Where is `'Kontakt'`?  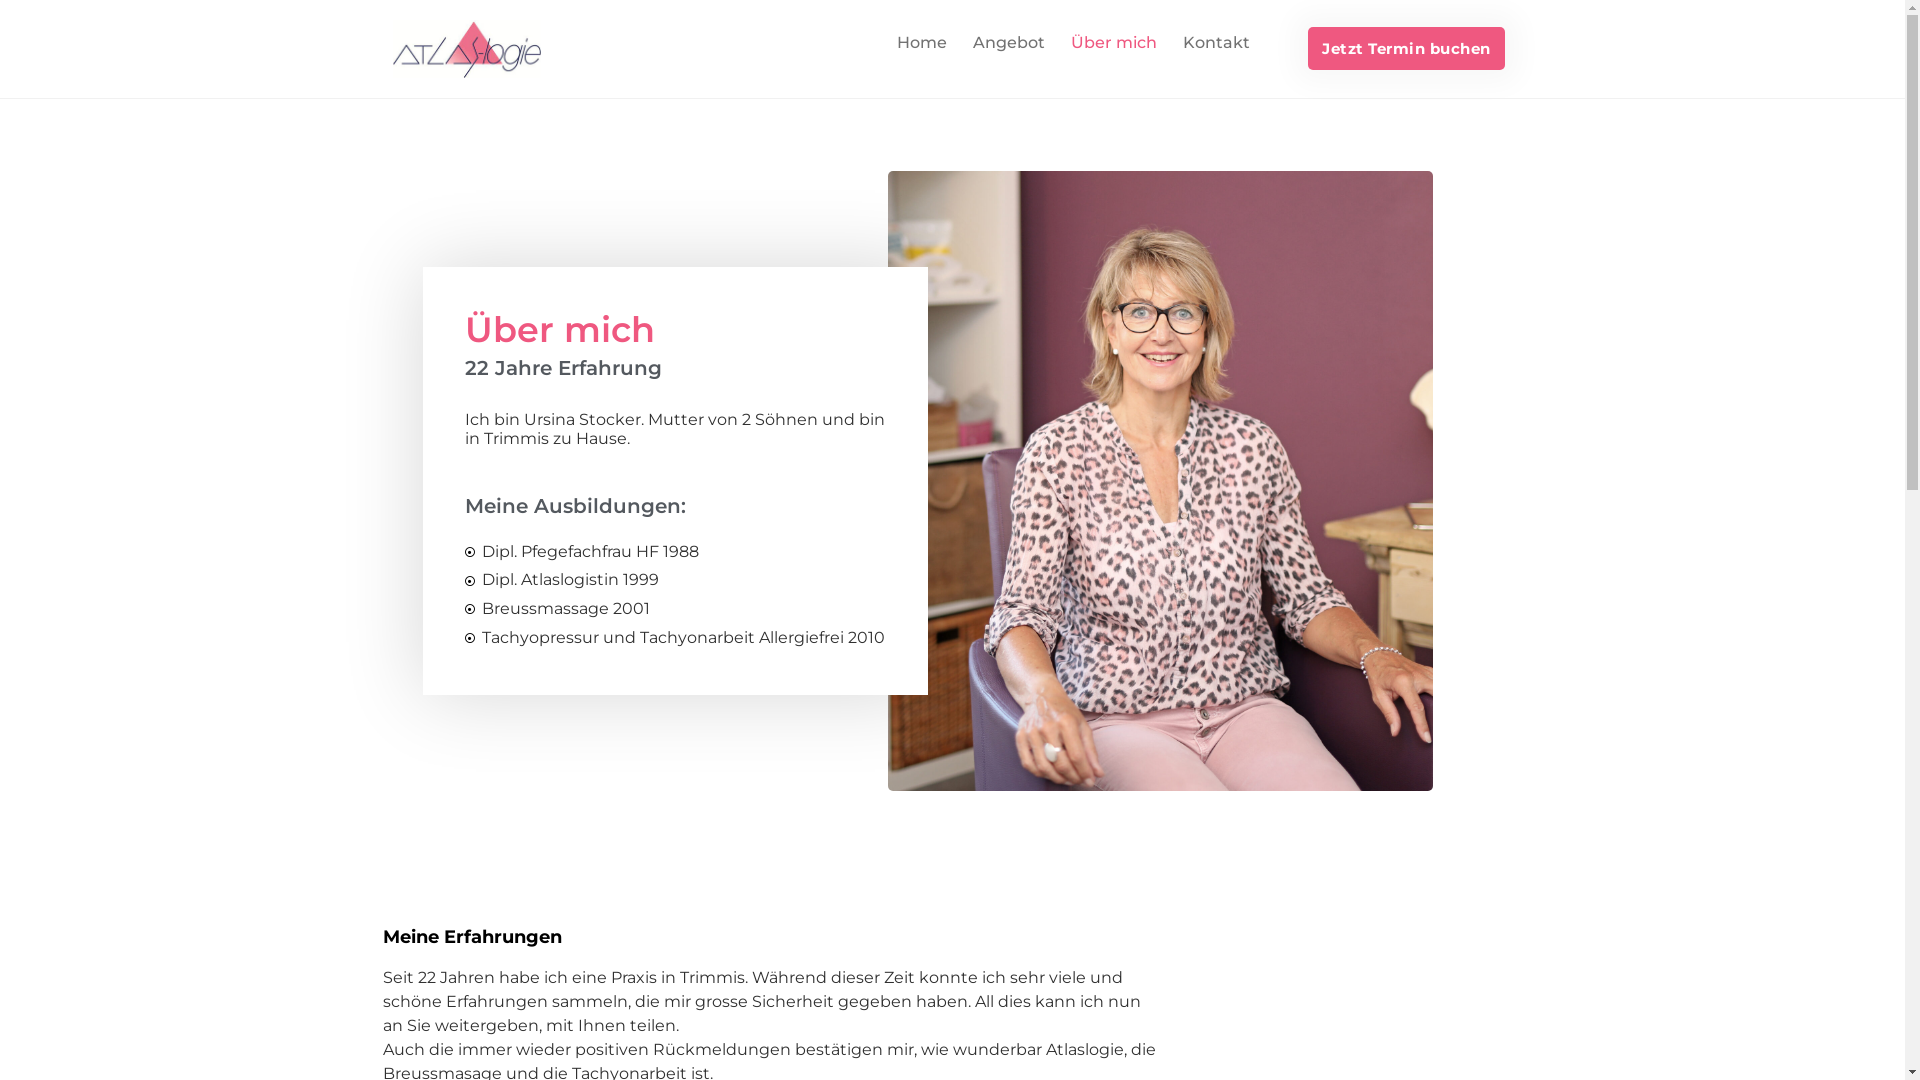
'Kontakt' is located at coordinates (1215, 42).